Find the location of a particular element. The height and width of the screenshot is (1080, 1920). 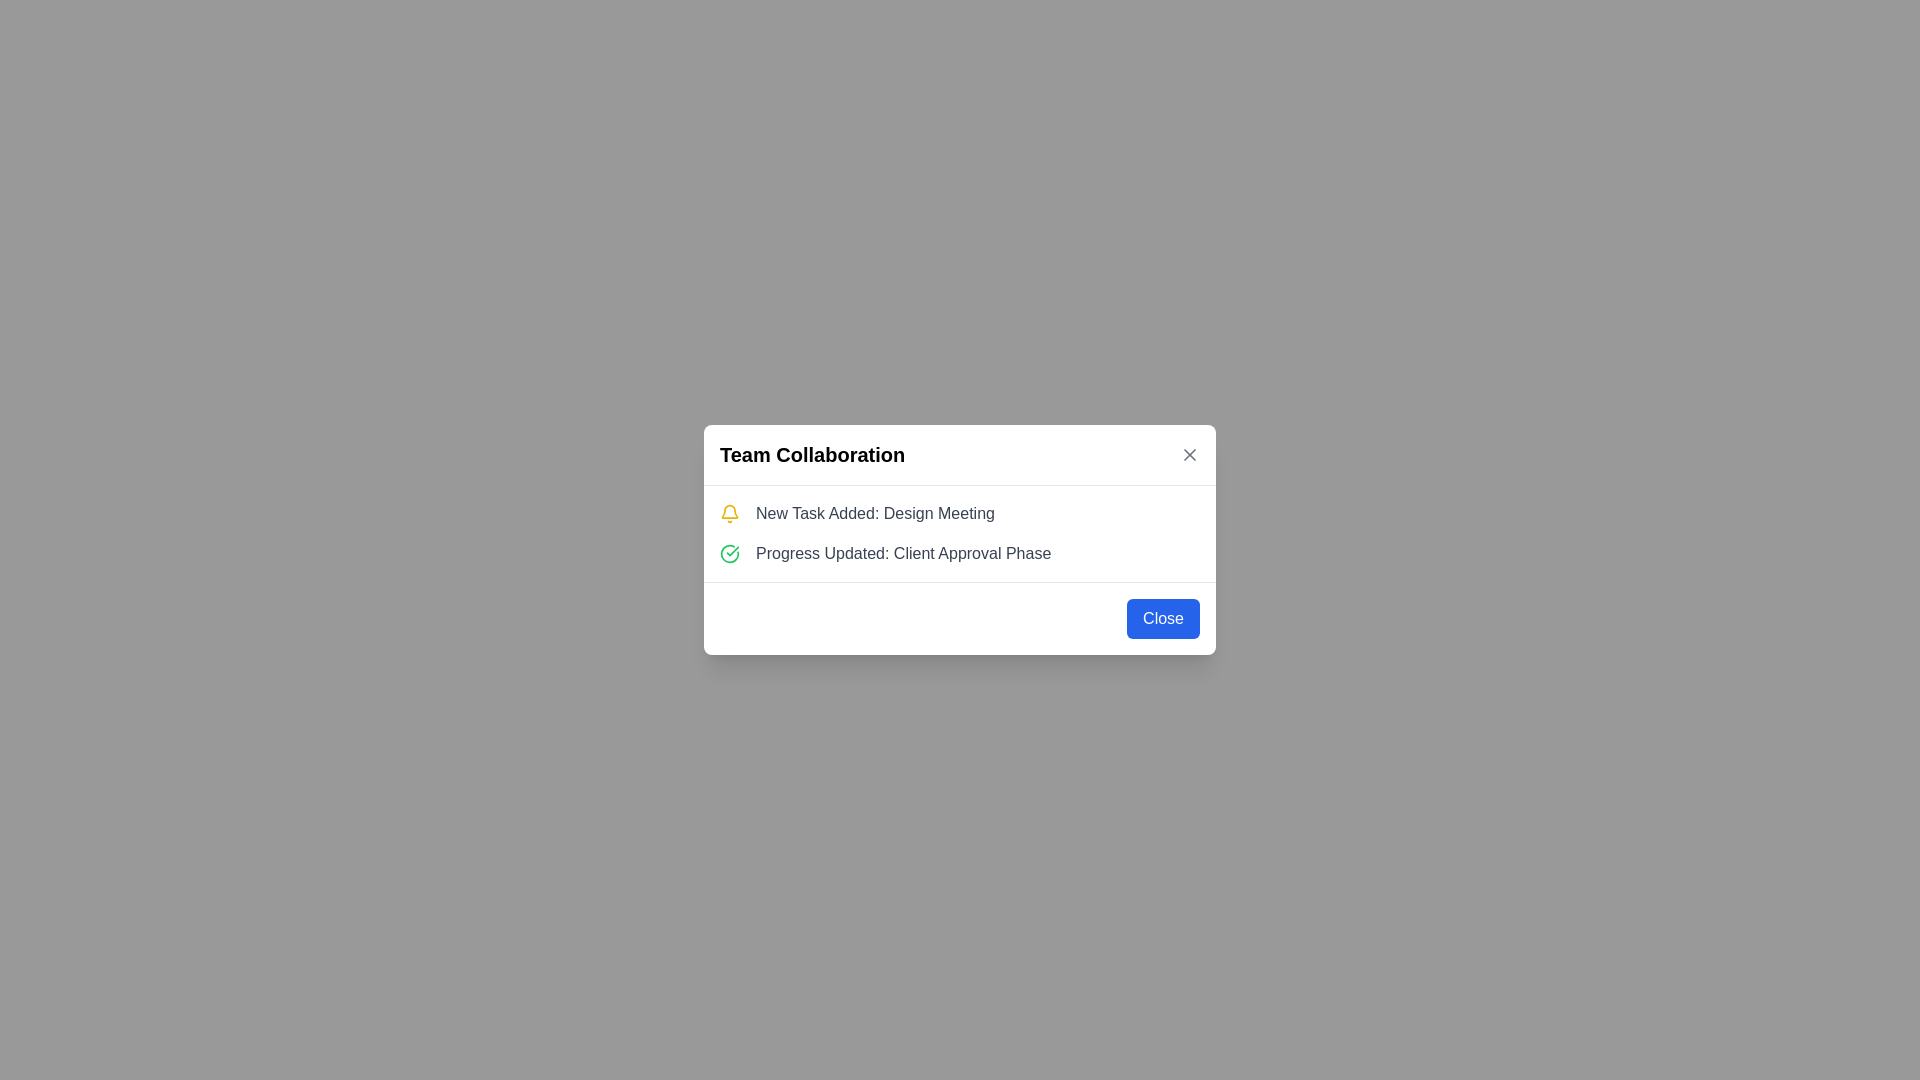

the close button located in the top-right corner of the dialog box is located at coordinates (1190, 455).